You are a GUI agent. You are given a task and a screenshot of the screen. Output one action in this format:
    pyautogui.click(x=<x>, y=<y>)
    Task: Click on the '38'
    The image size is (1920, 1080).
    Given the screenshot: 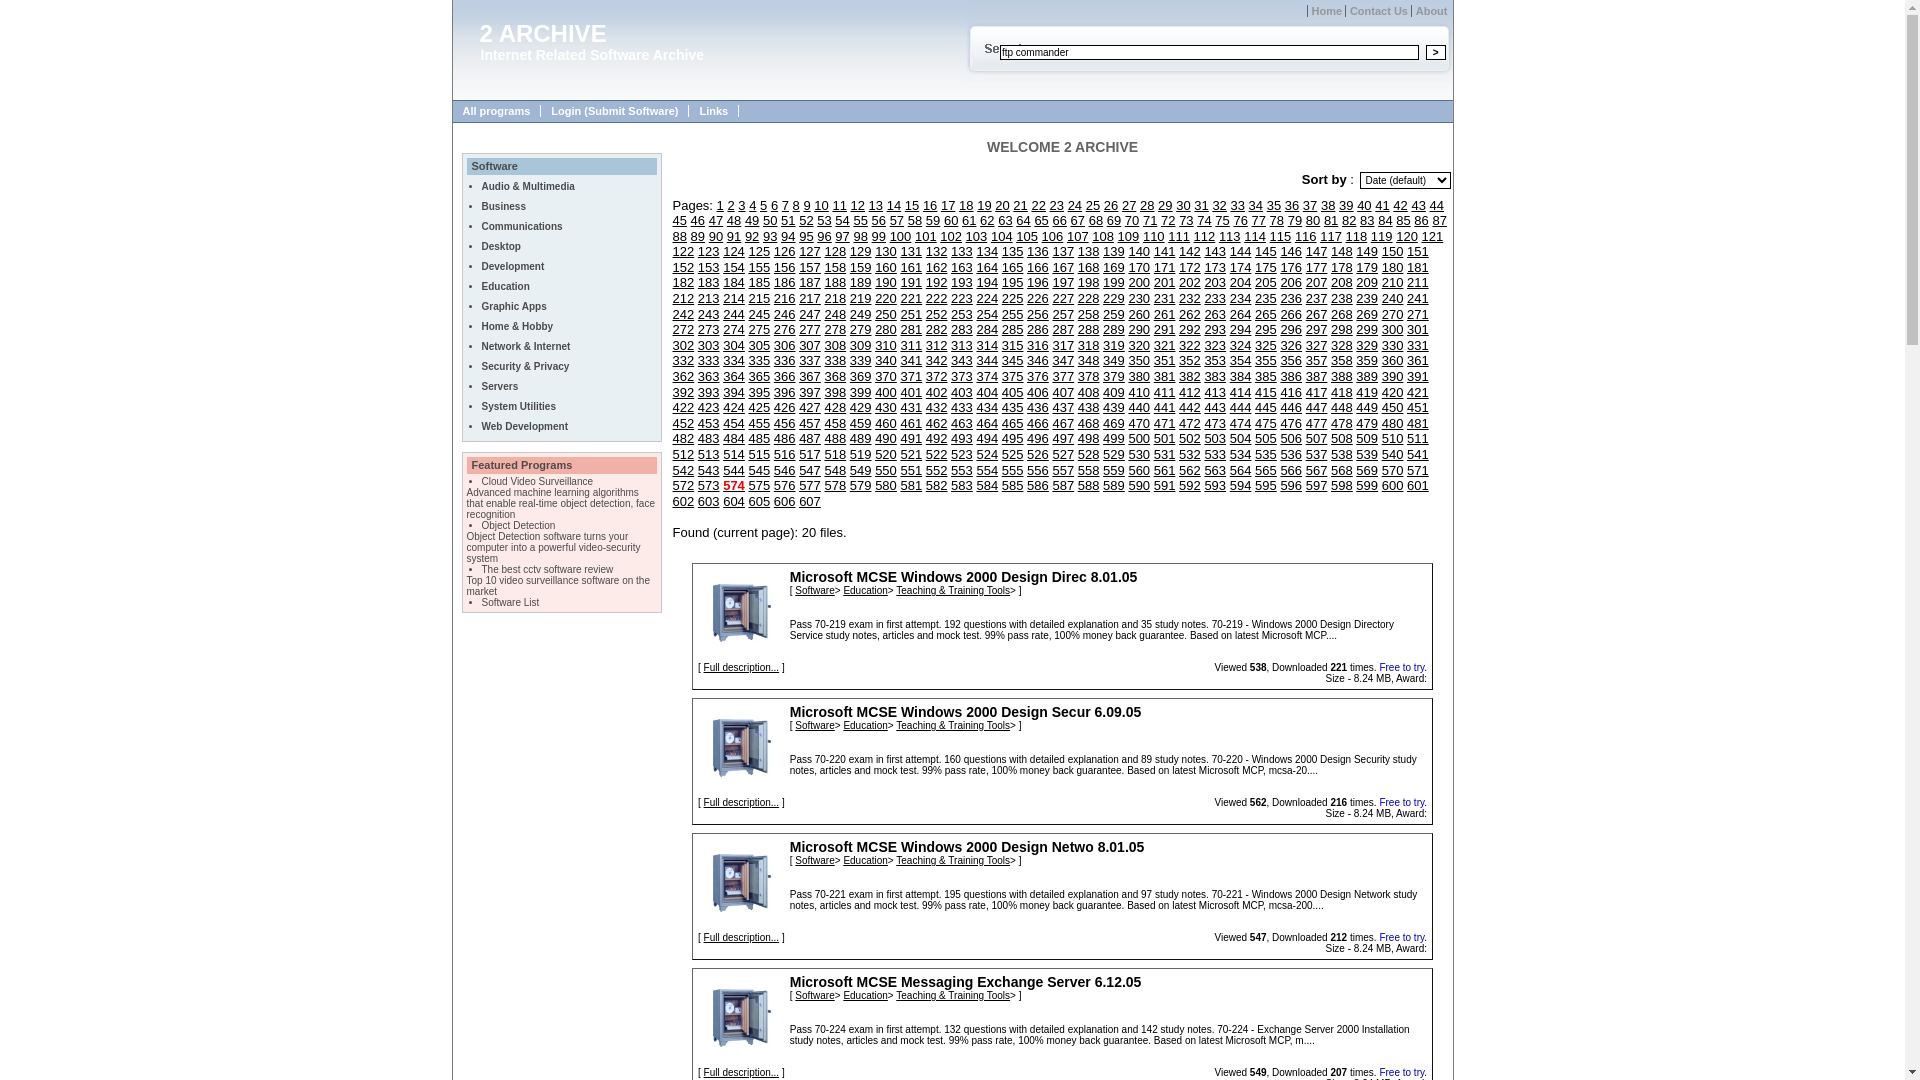 What is the action you would take?
    pyautogui.click(x=1320, y=205)
    